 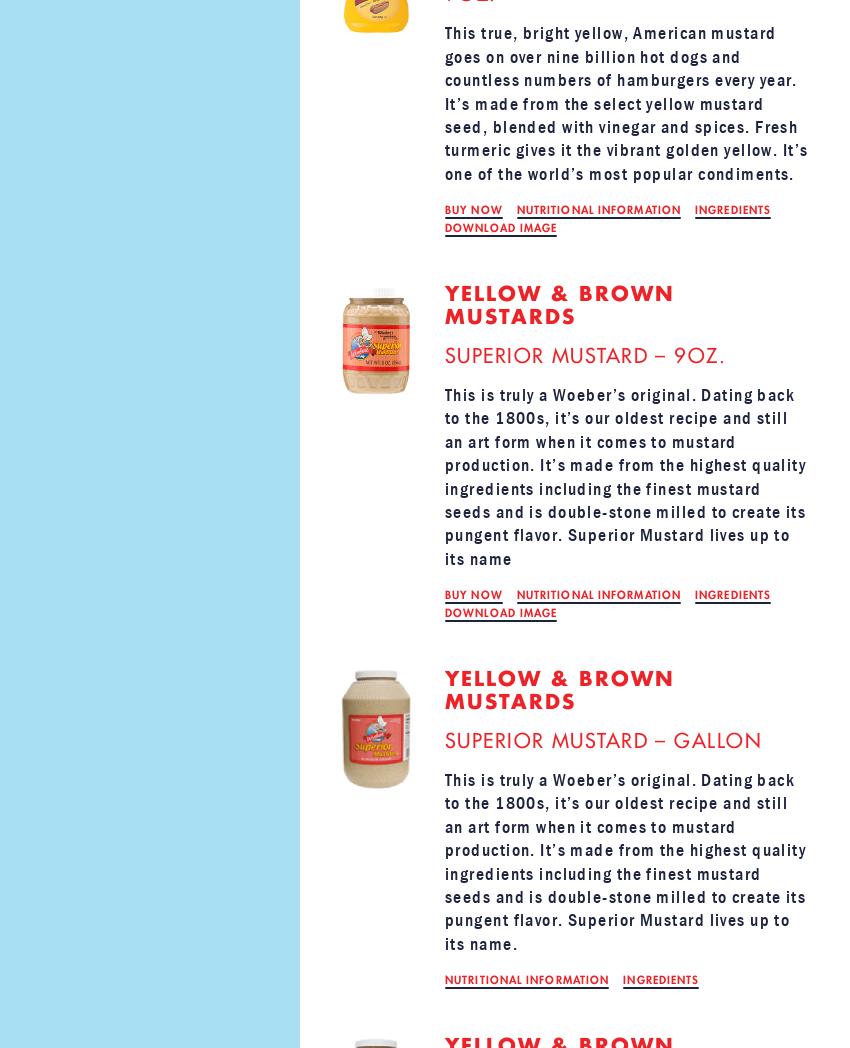 What do you see at coordinates (624, 861) in the screenshot?
I see `'This is truly a Woeber’s original. Dating back to the 1800s, it’s our oldest recipe and still an art form when it comes to mustard production. It’s made from the highest quality ingredients including the finest mustard seeds and is double-stone milled to create its pungent flavor. Superior Mustard lives up to its name.'` at bounding box center [624, 861].